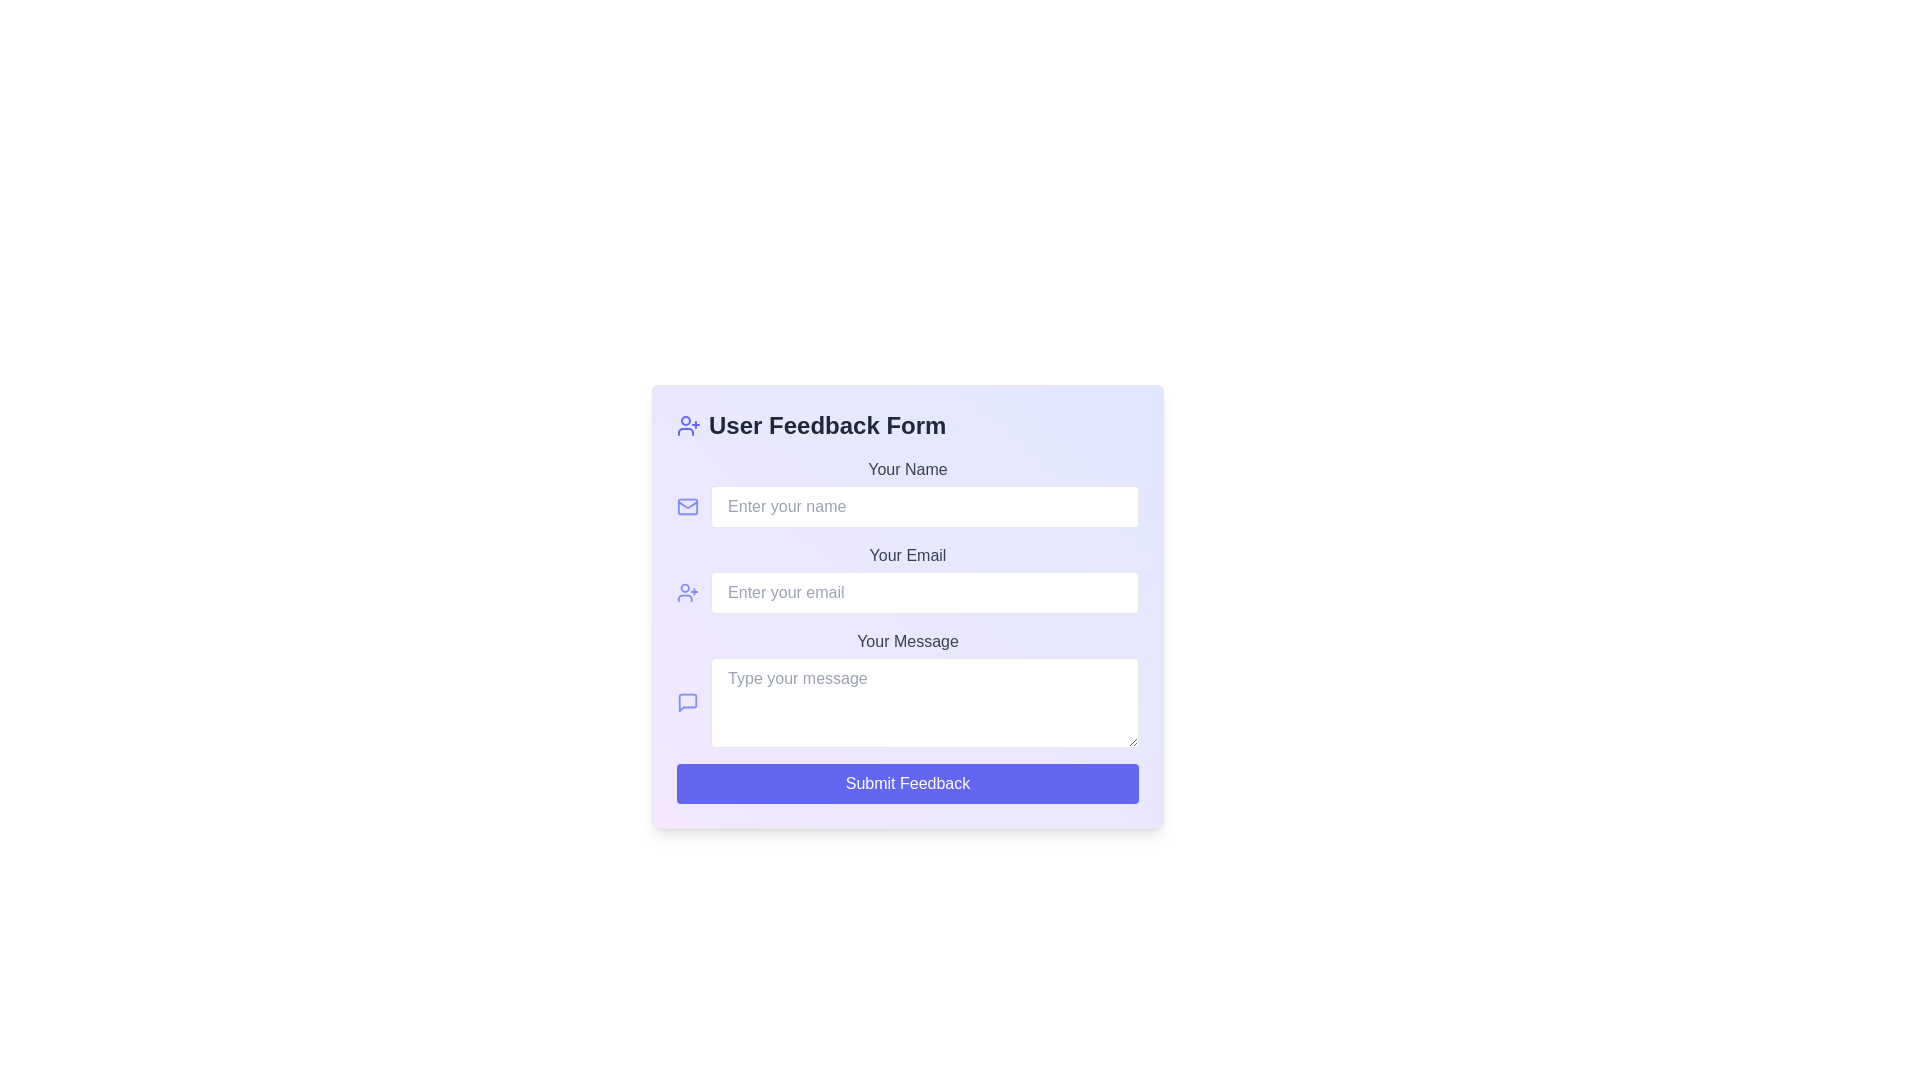  What do you see at coordinates (906, 701) in the screenshot?
I see `the Textarea input field with placeholder 'Type your message' to provide visual feedback` at bounding box center [906, 701].